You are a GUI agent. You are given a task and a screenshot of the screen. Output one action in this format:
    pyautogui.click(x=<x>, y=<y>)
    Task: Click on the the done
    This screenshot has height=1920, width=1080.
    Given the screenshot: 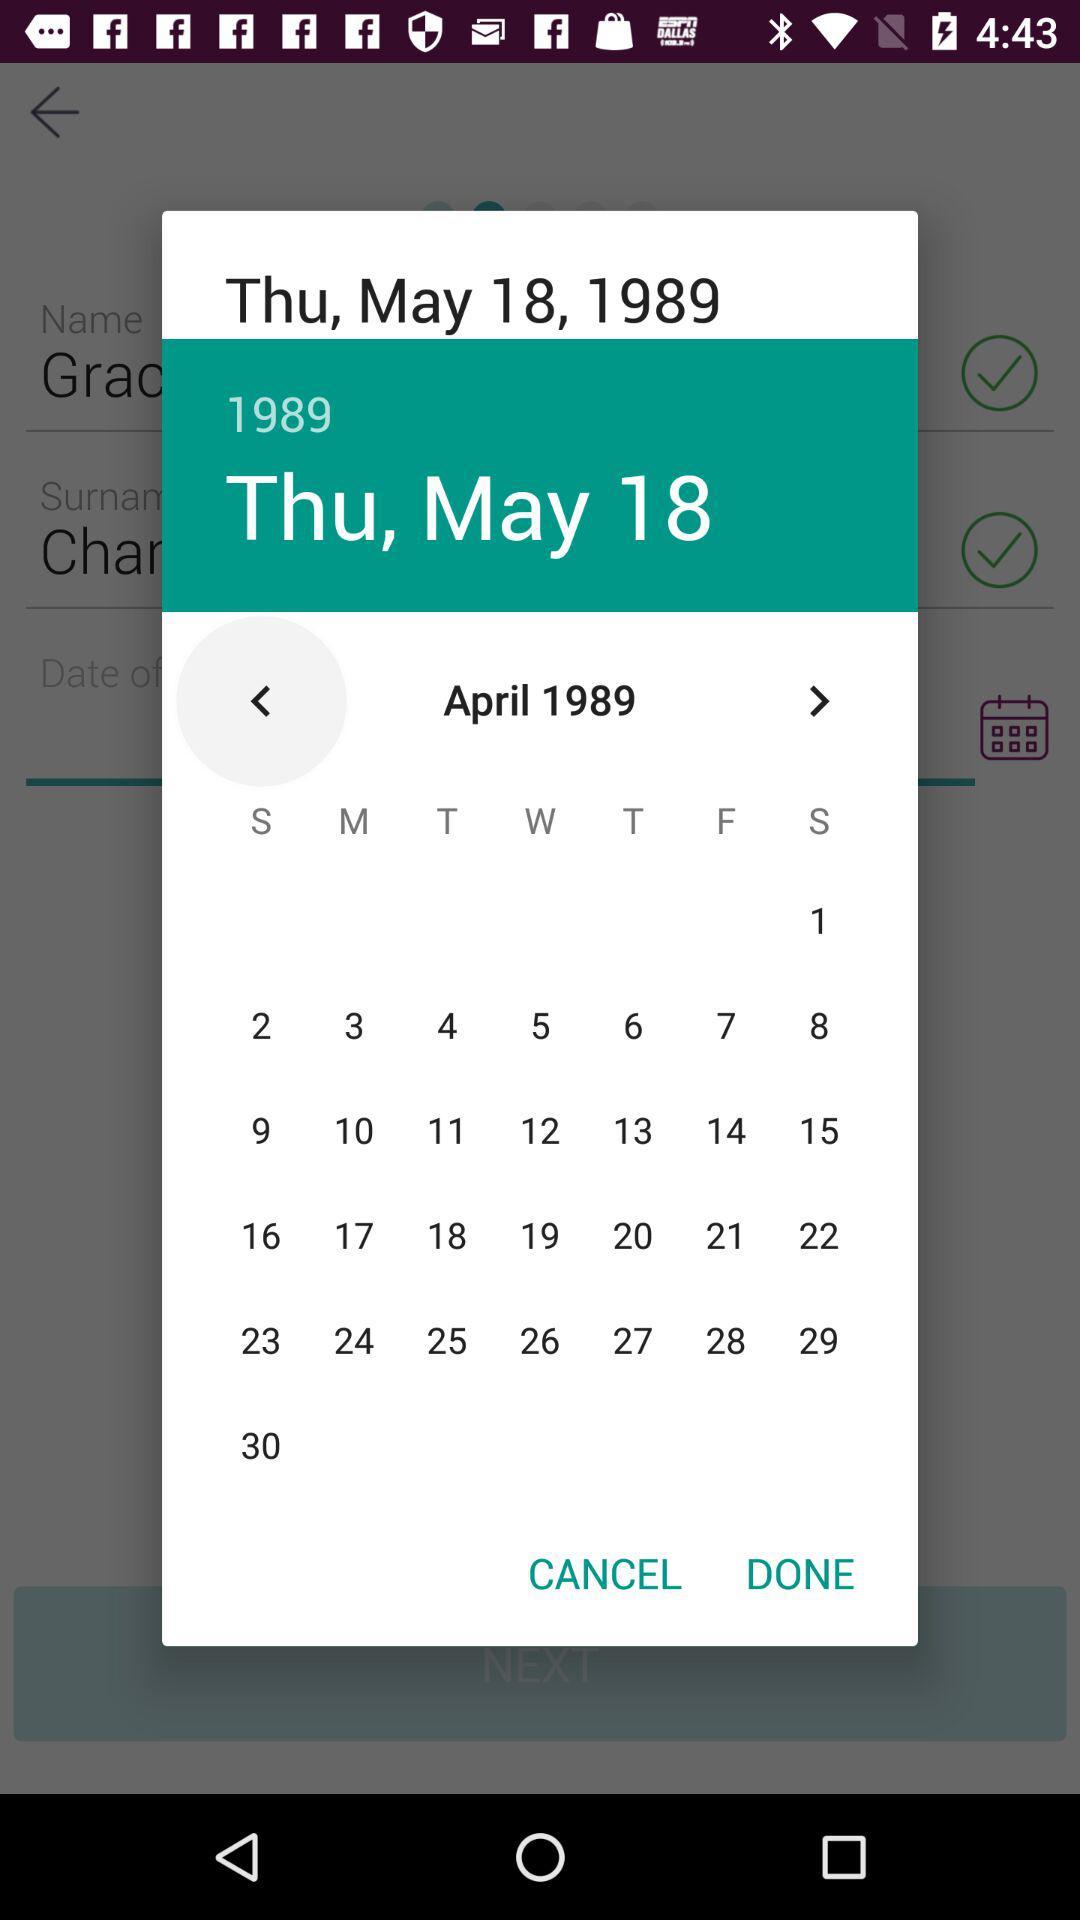 What is the action you would take?
    pyautogui.click(x=799, y=1571)
    